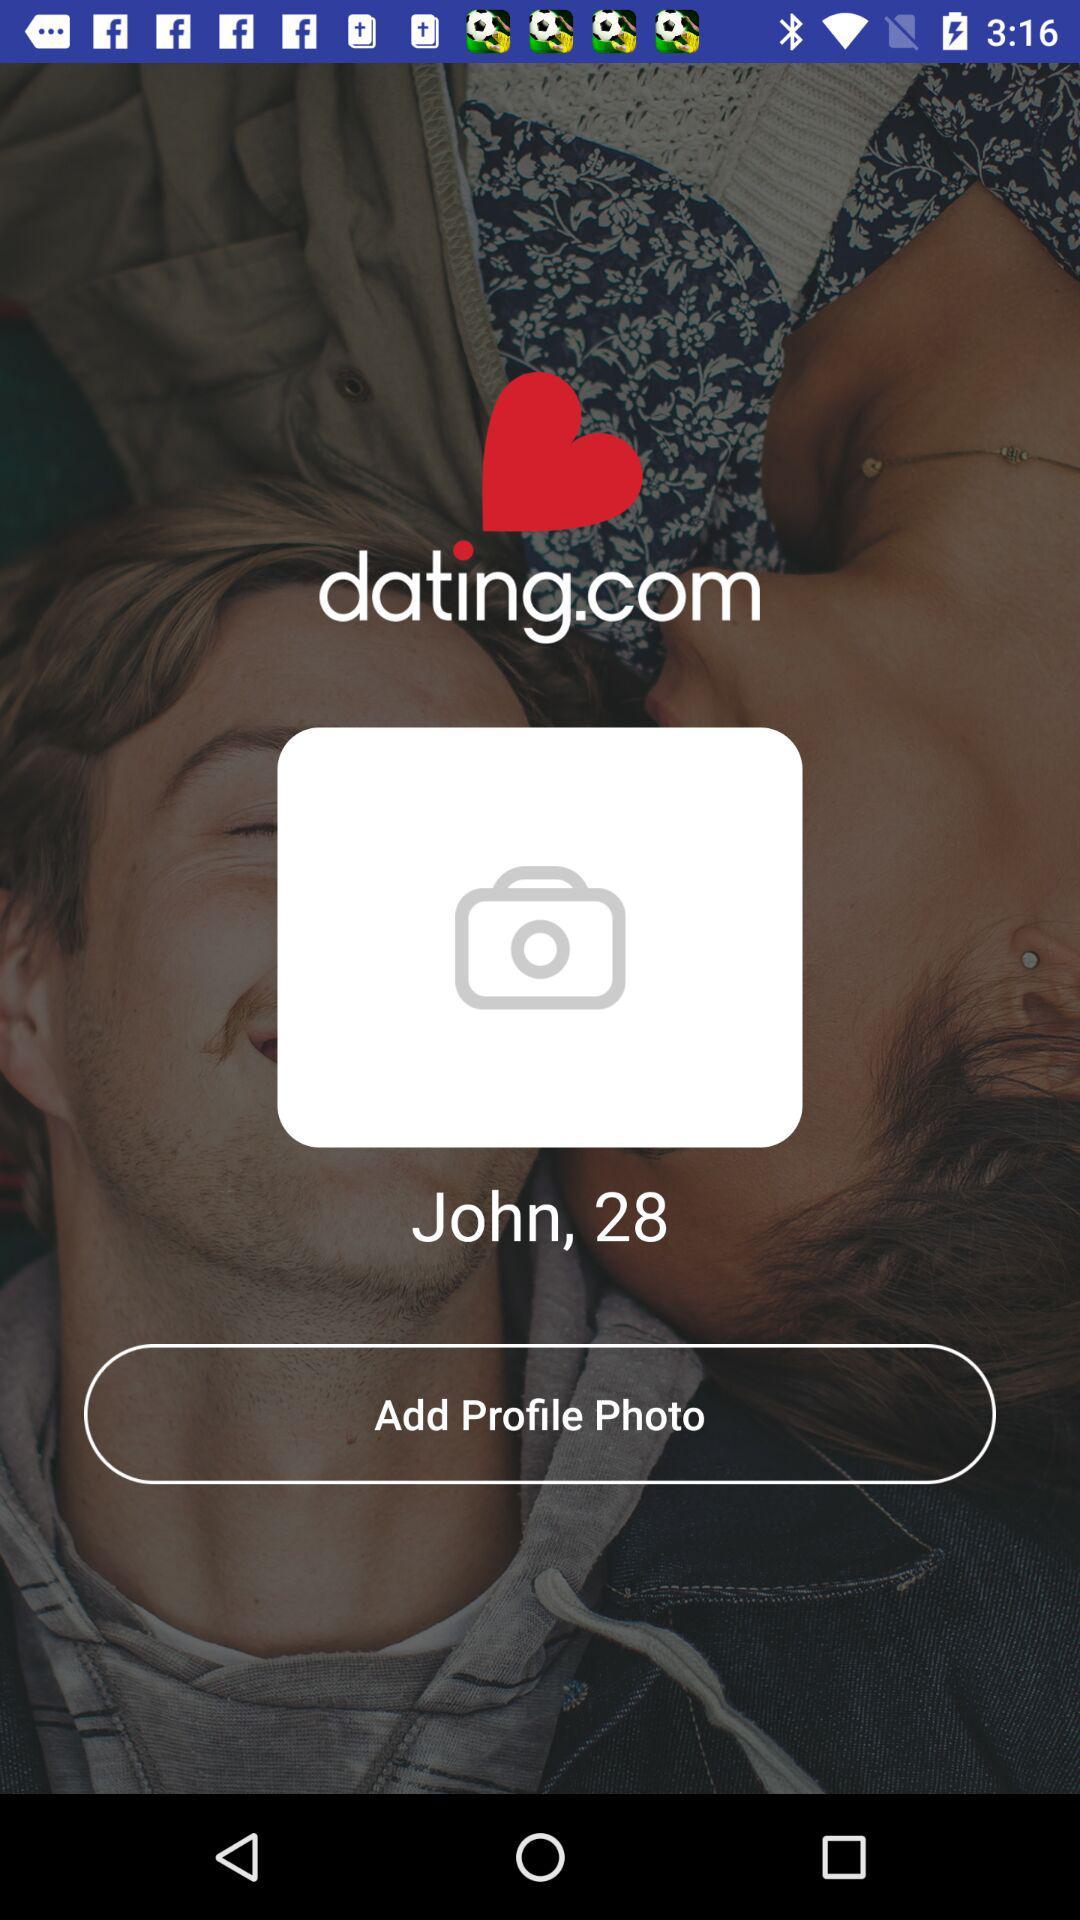  Describe the element at coordinates (540, 1413) in the screenshot. I see `the add profile photo item` at that location.